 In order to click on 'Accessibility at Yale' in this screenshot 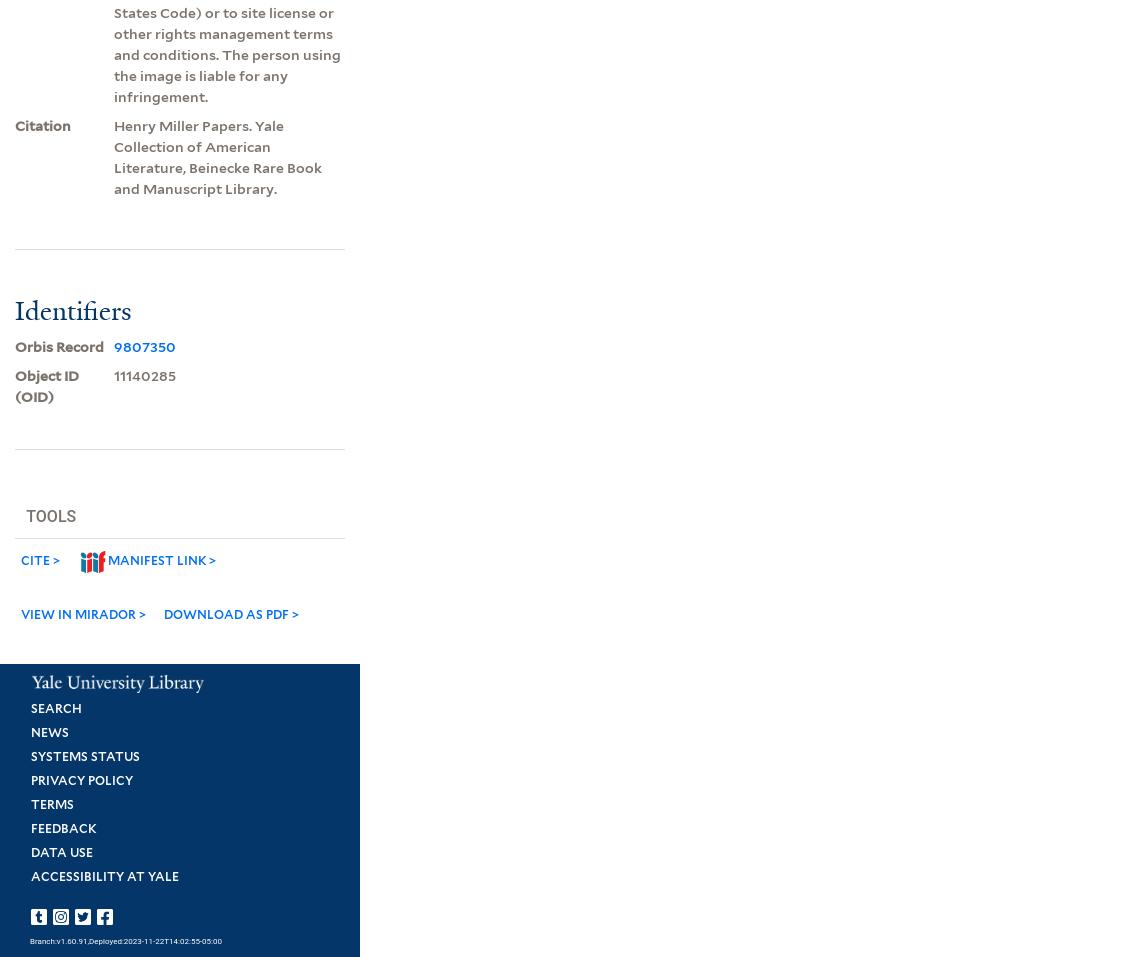, I will do `click(30, 875)`.